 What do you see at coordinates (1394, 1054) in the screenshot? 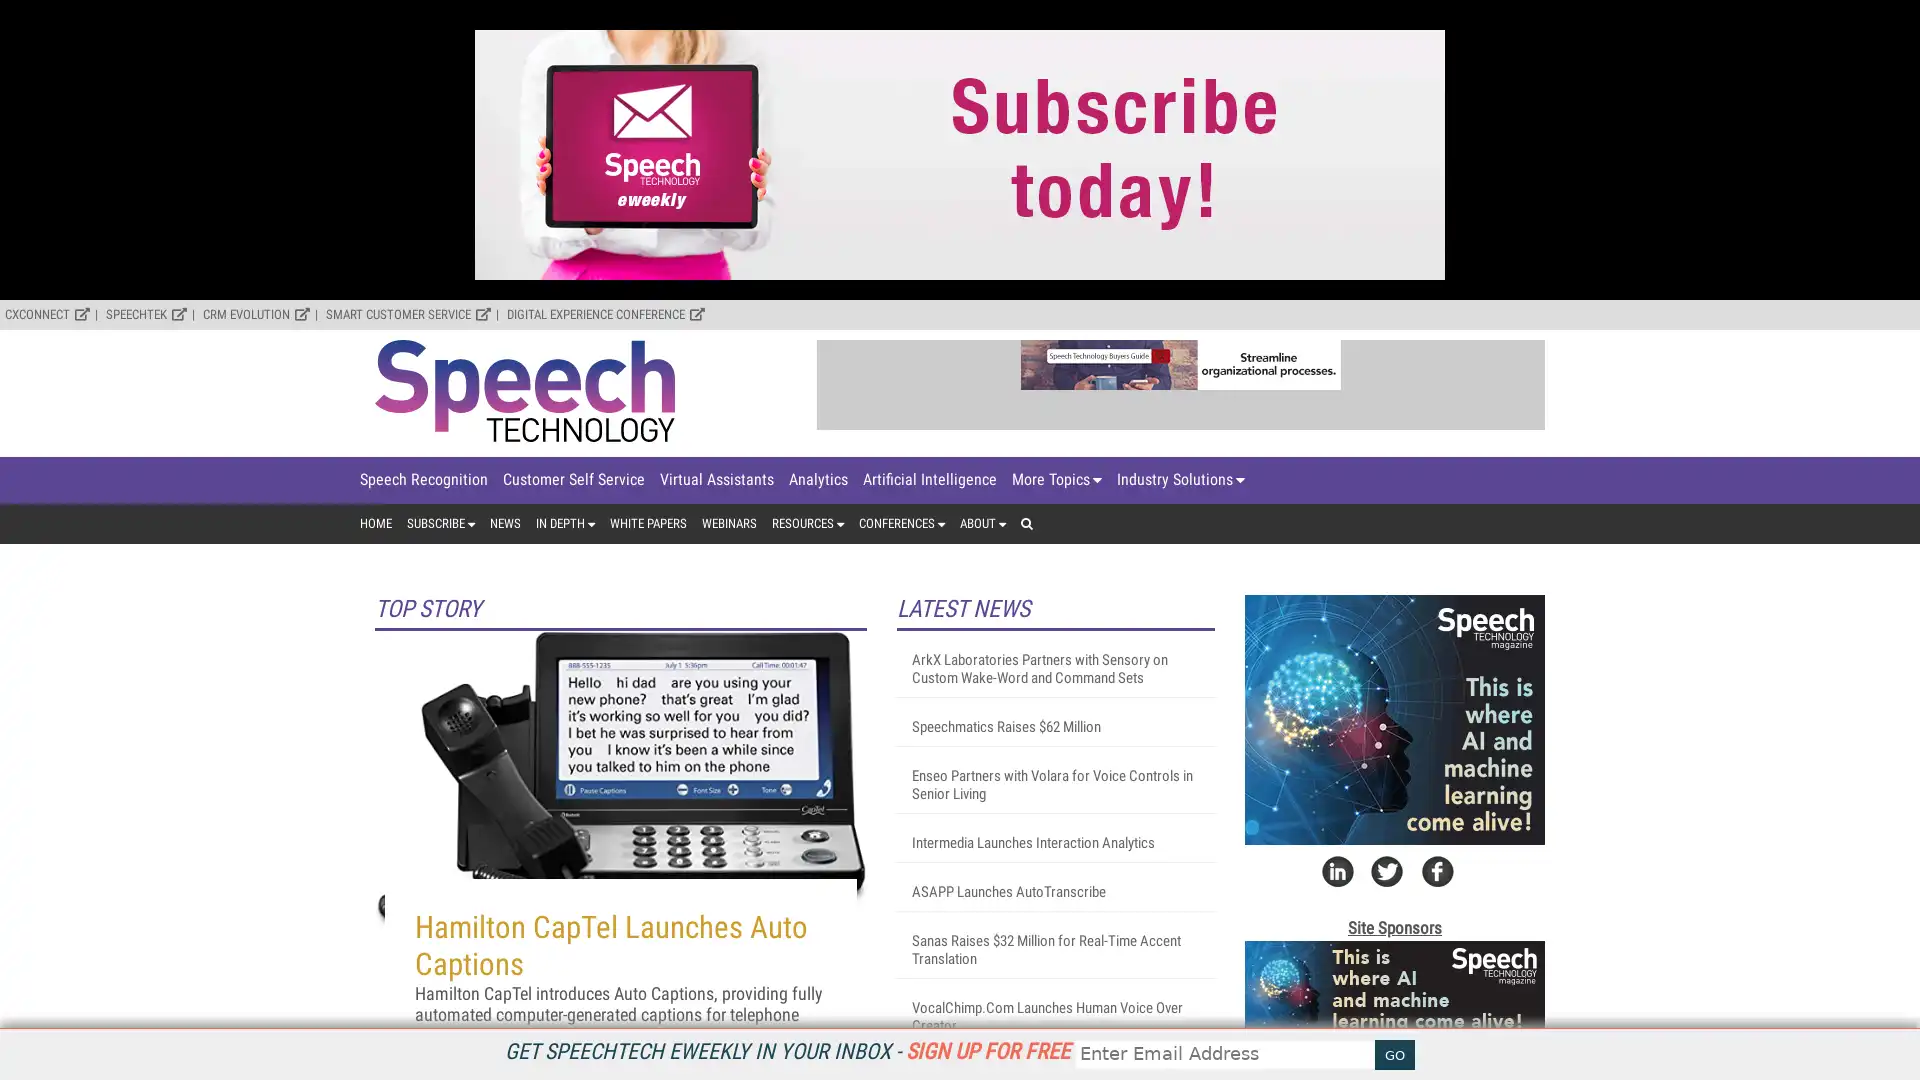
I see `GO` at bounding box center [1394, 1054].